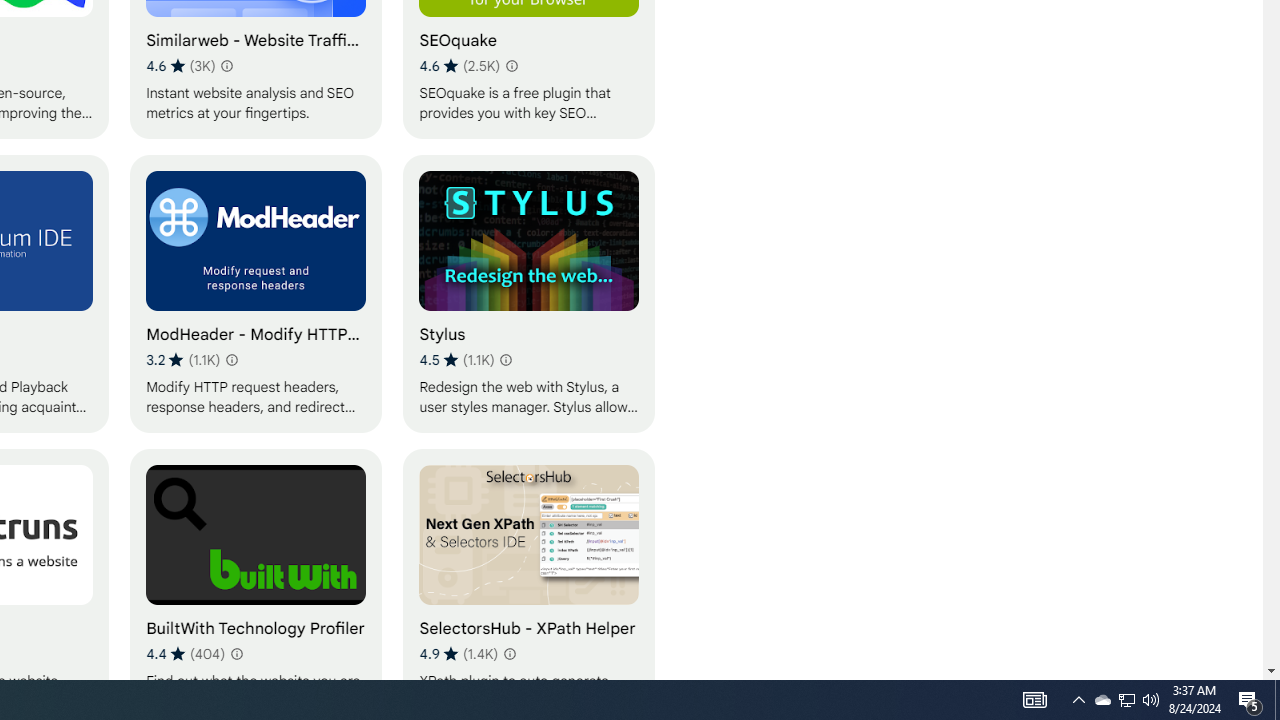 The width and height of the screenshot is (1280, 720). Describe the element at coordinates (183, 360) in the screenshot. I see `'Average rating 3.2 out of 5 stars. 1.1K ratings.'` at that location.